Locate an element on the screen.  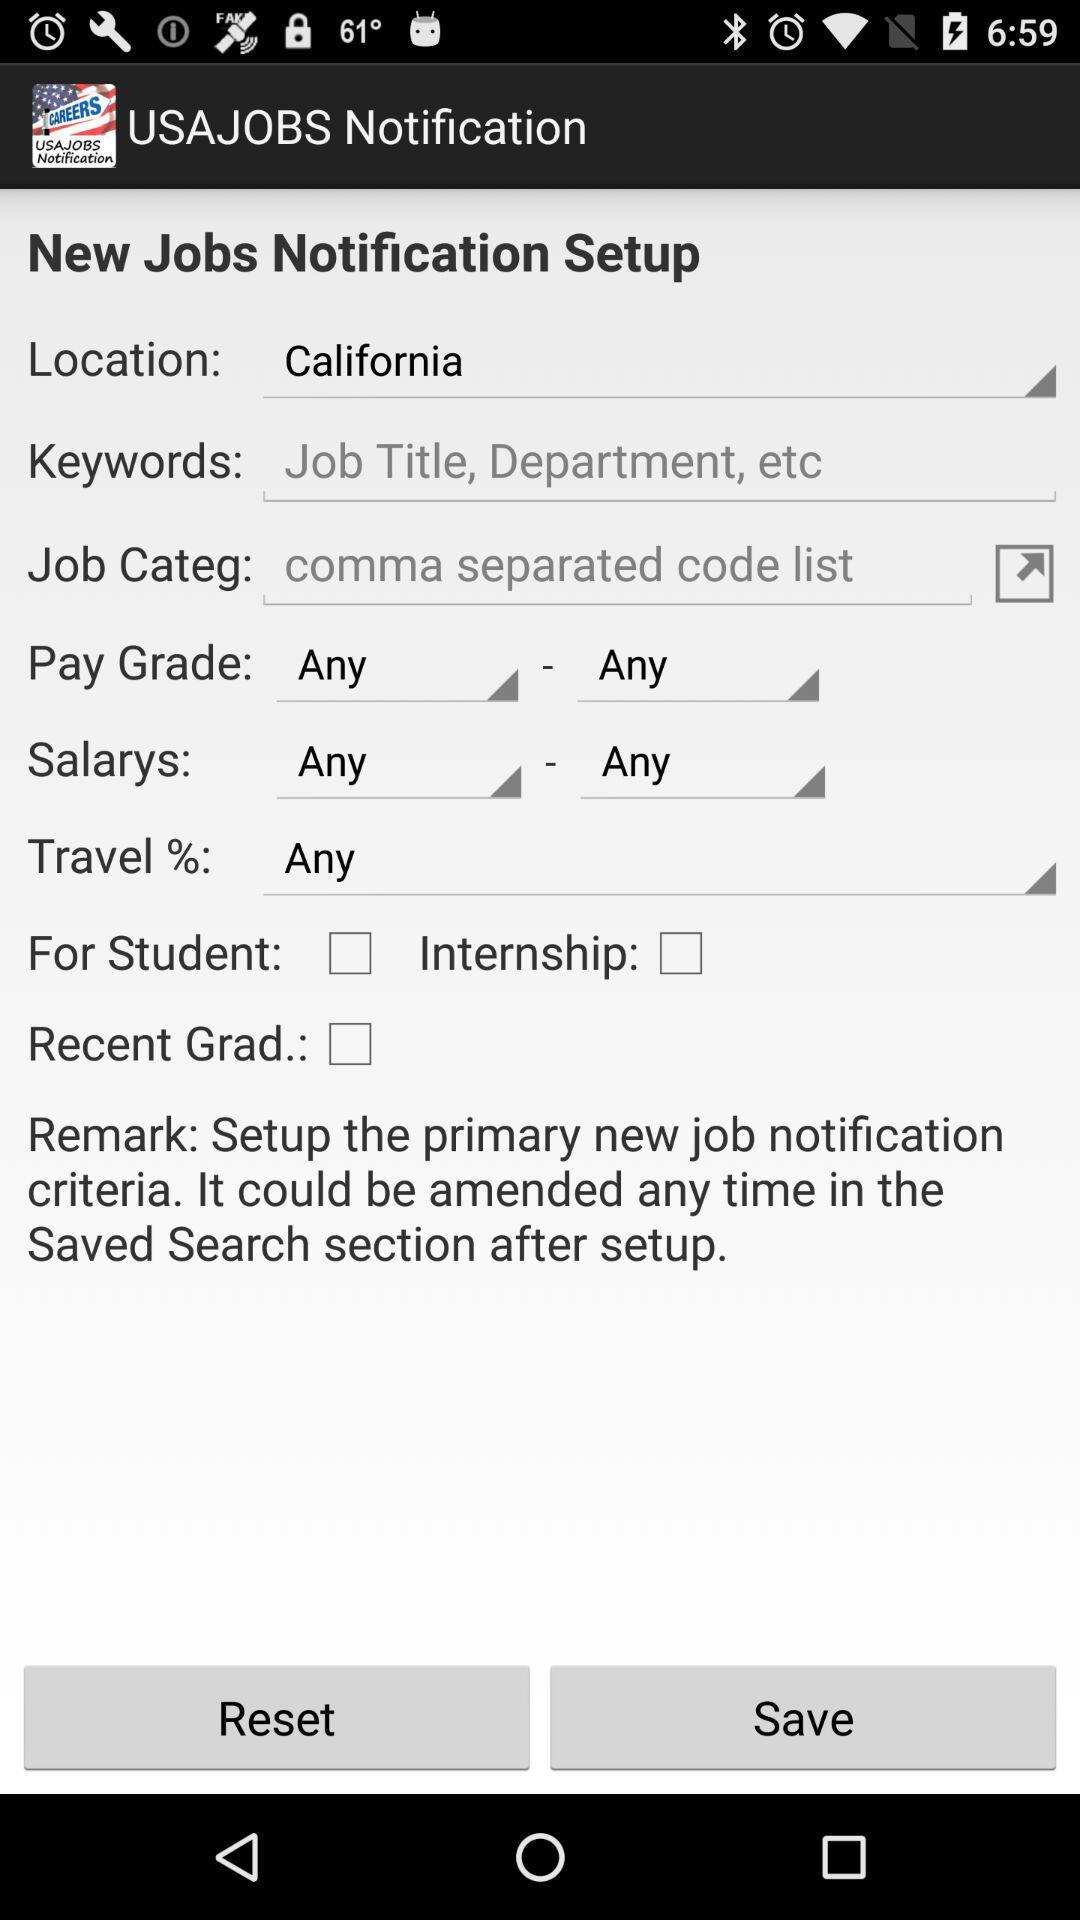
the any option to the left of salarys text is located at coordinates (398, 760).